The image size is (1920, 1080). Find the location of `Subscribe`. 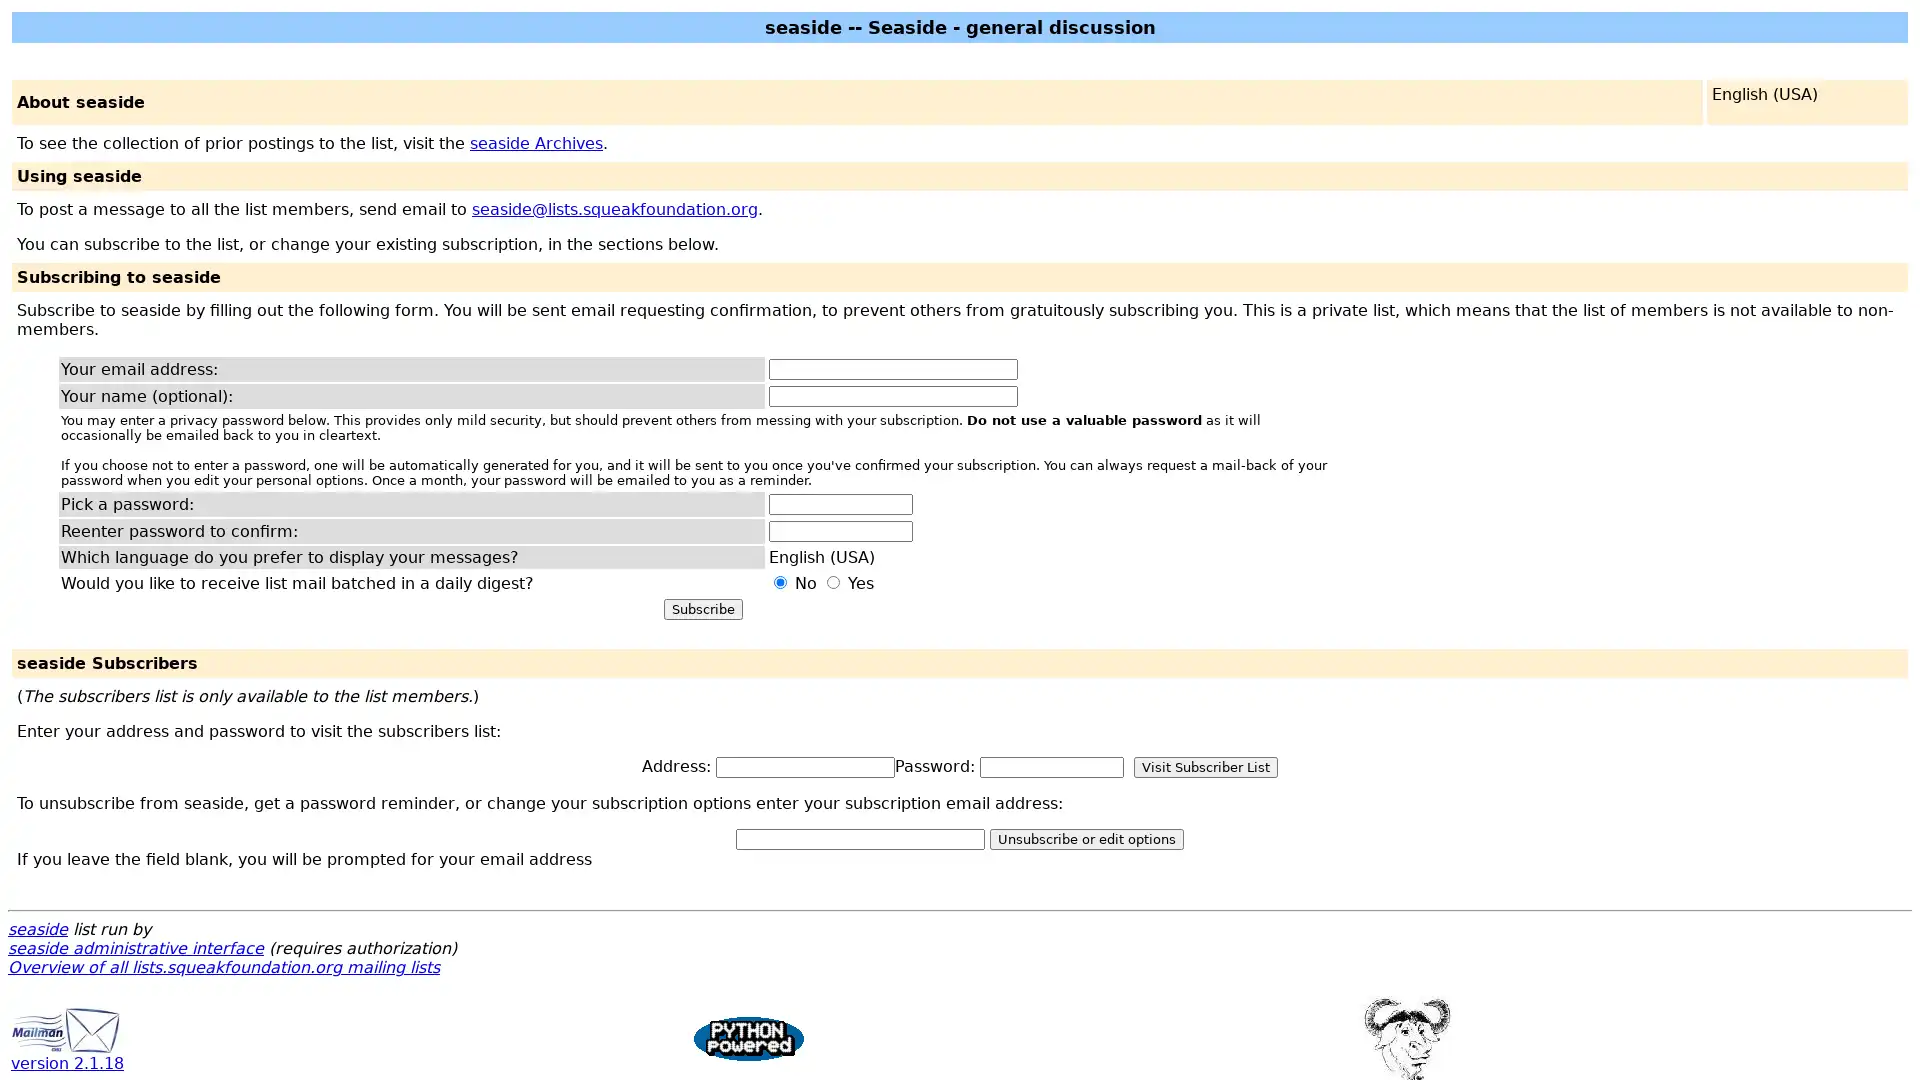

Subscribe is located at coordinates (702, 608).